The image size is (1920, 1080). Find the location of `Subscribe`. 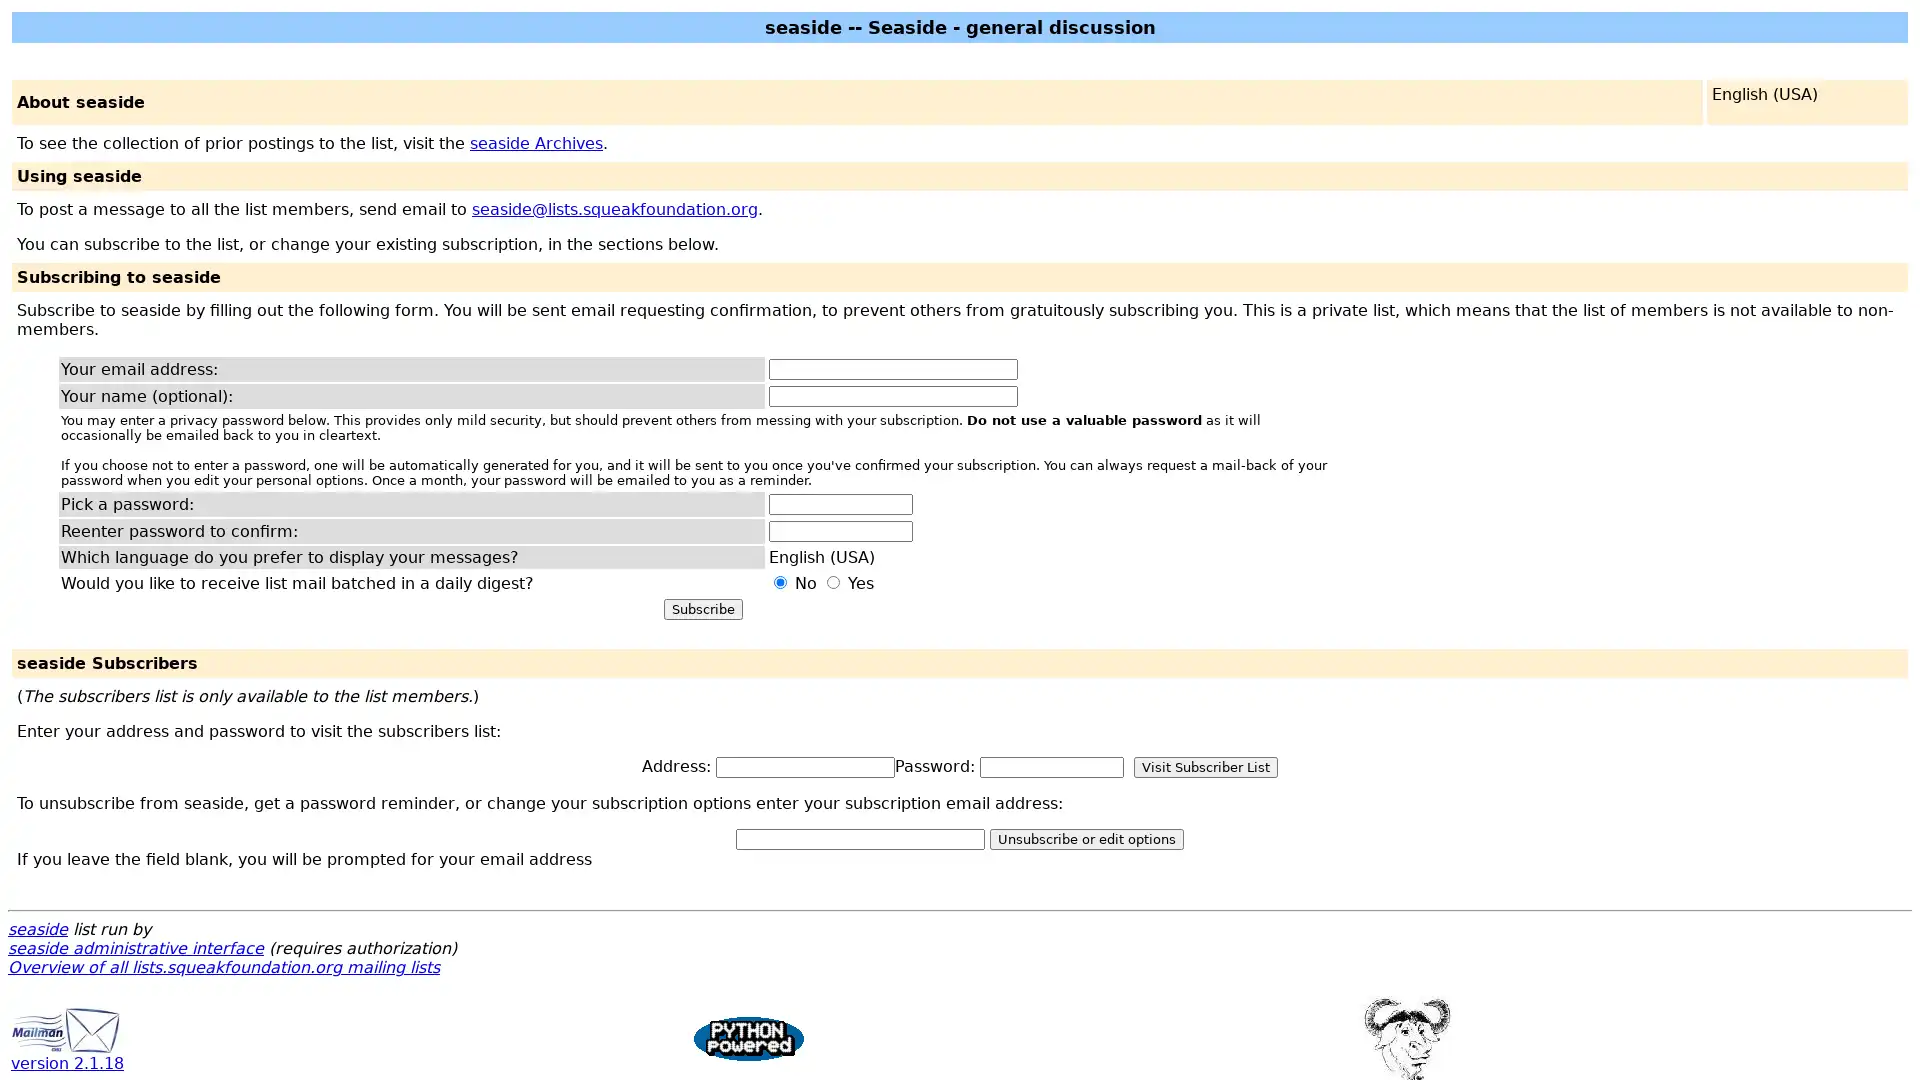

Subscribe is located at coordinates (702, 608).